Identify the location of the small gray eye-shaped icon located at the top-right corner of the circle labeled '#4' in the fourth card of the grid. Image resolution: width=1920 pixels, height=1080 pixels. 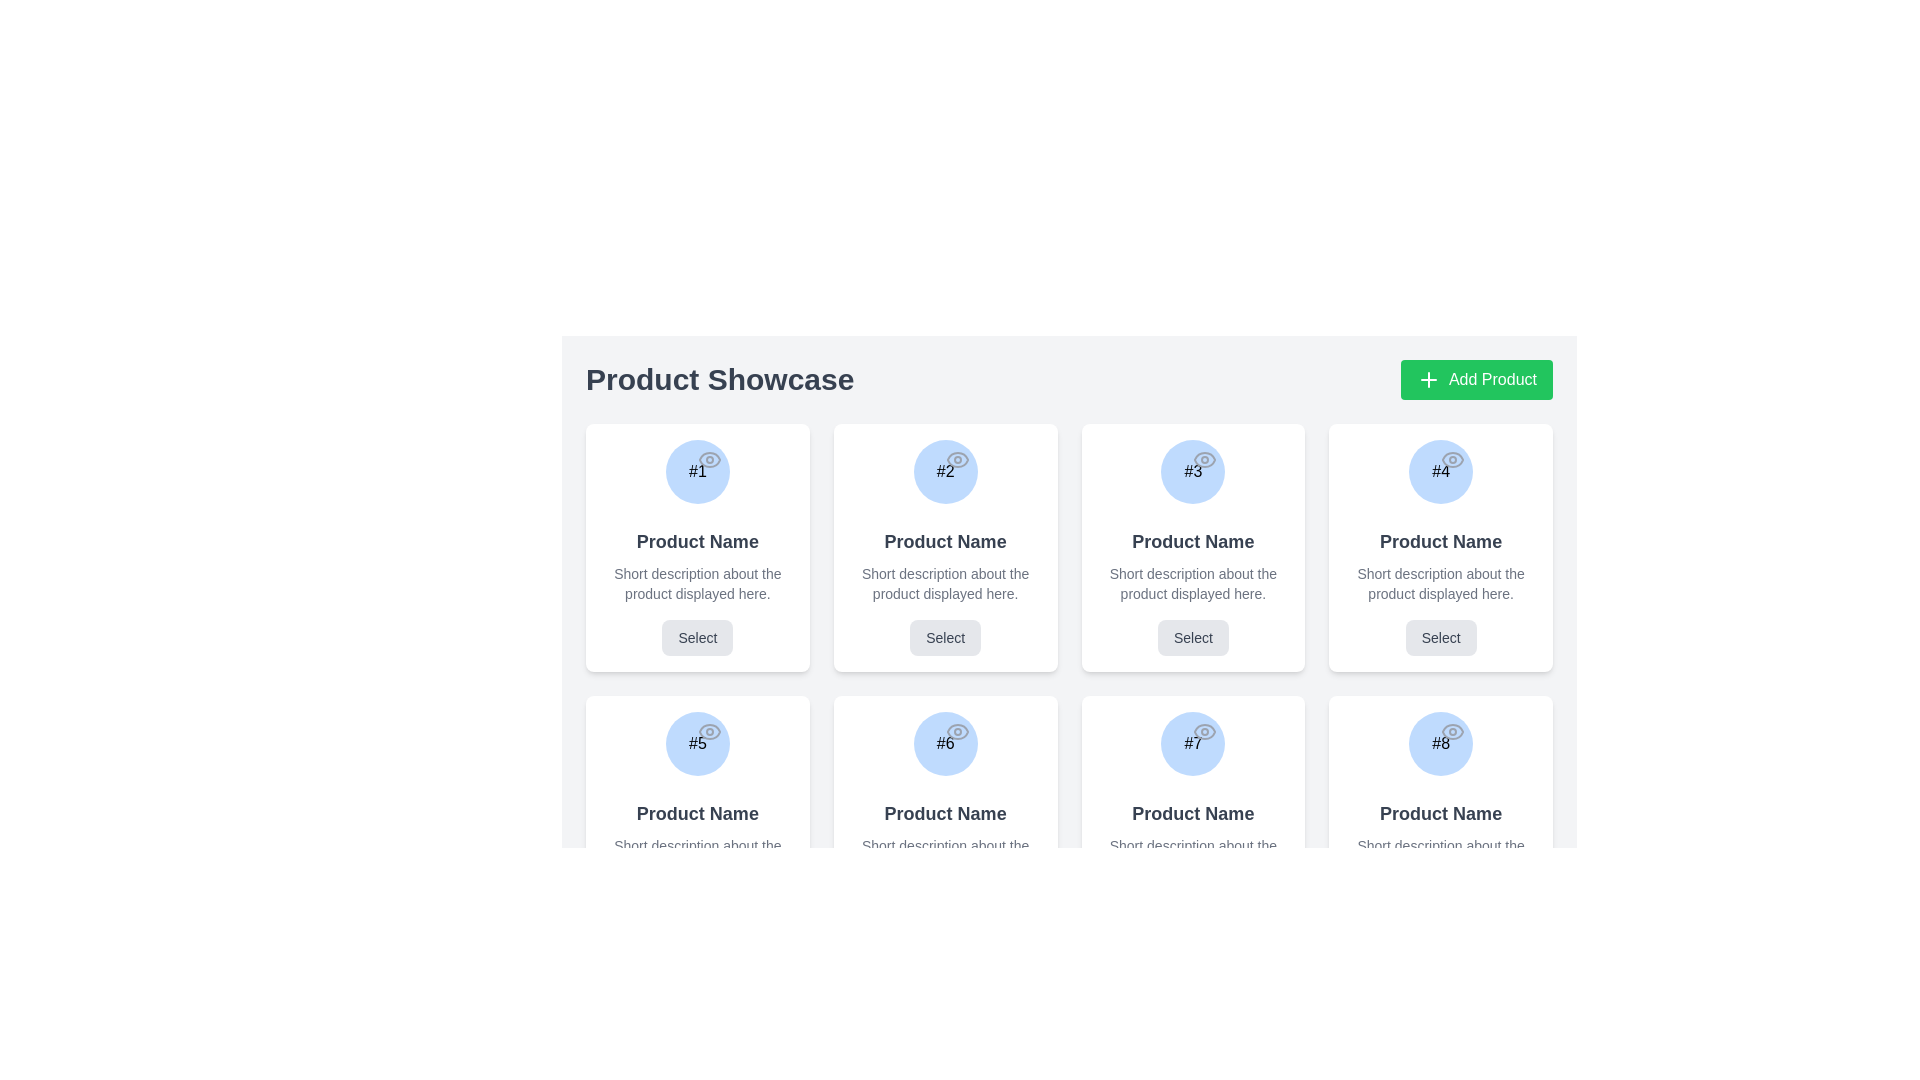
(1453, 459).